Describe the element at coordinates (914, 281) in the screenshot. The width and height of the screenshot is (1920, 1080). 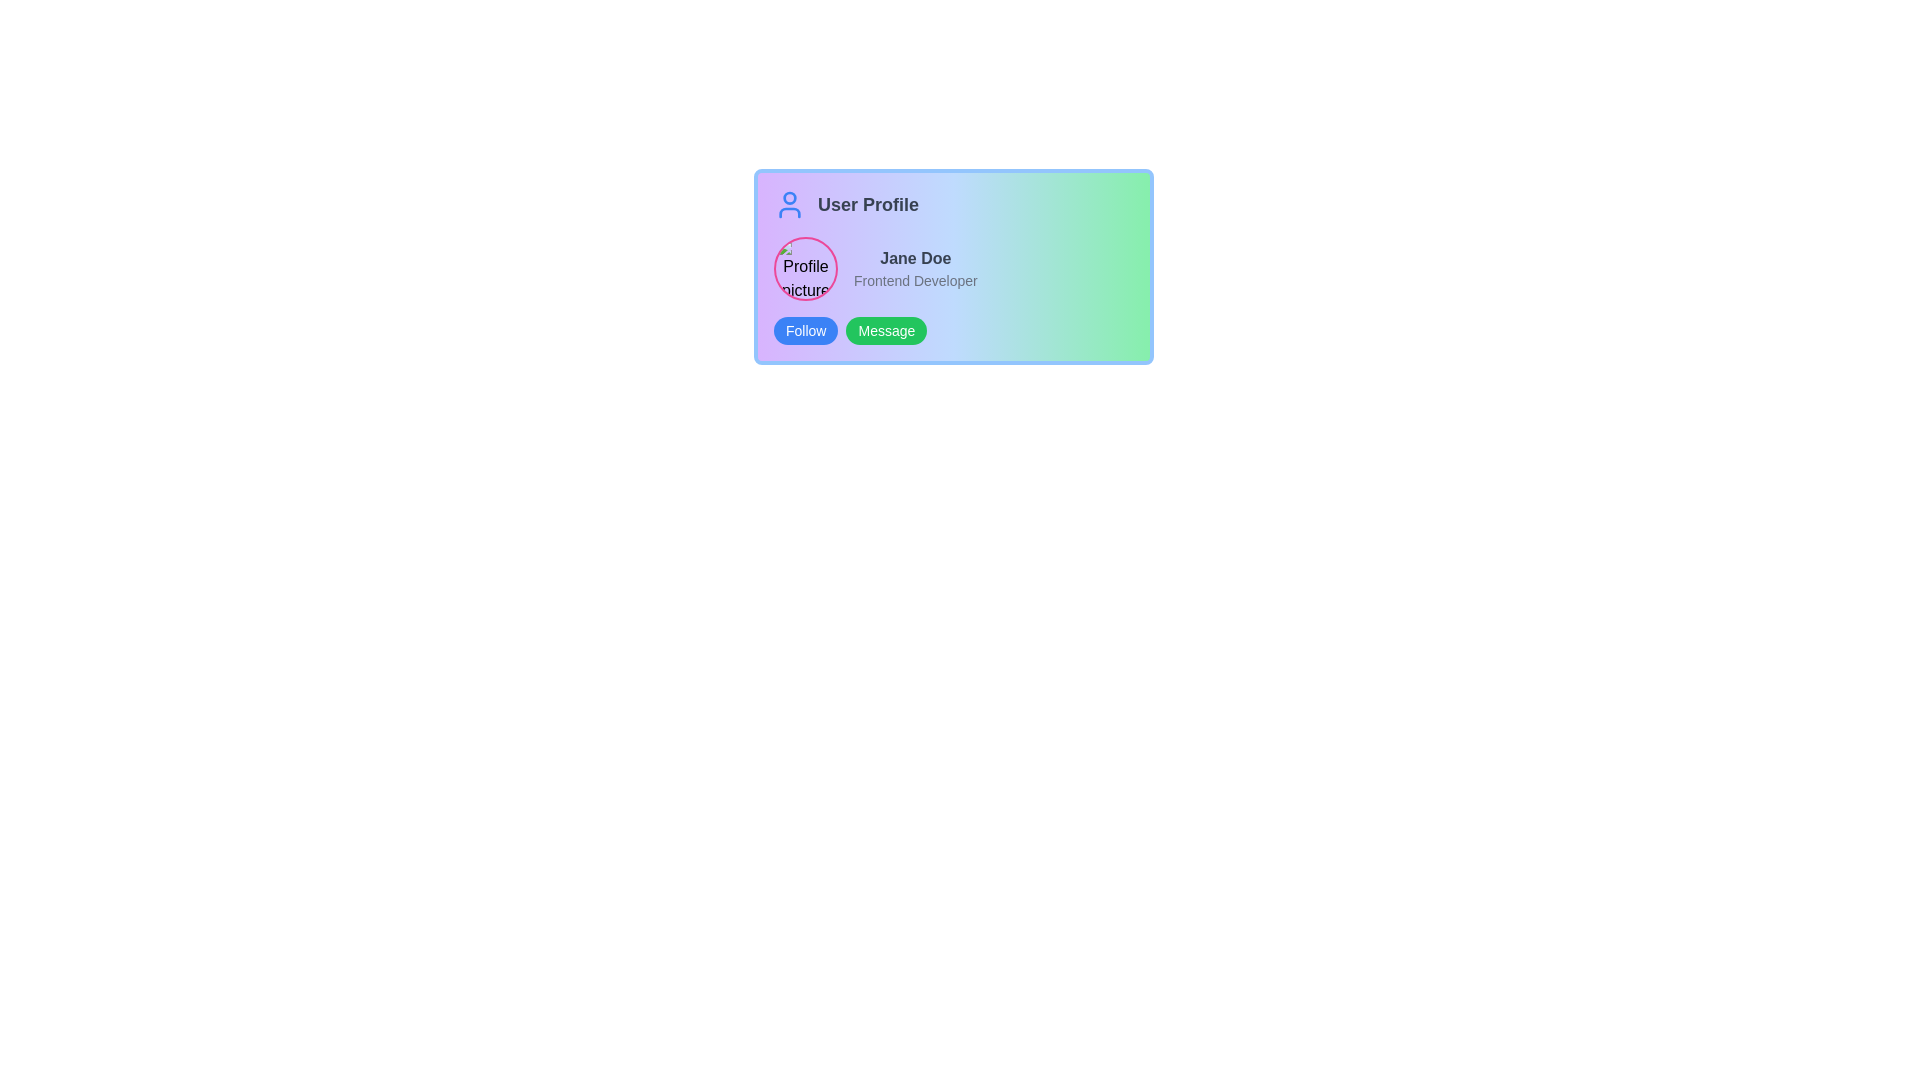
I see `the non-interactive text label that describes the role or position of 'Jane Doe' located in the upper-right section of the 'User Profile' UI card` at that location.